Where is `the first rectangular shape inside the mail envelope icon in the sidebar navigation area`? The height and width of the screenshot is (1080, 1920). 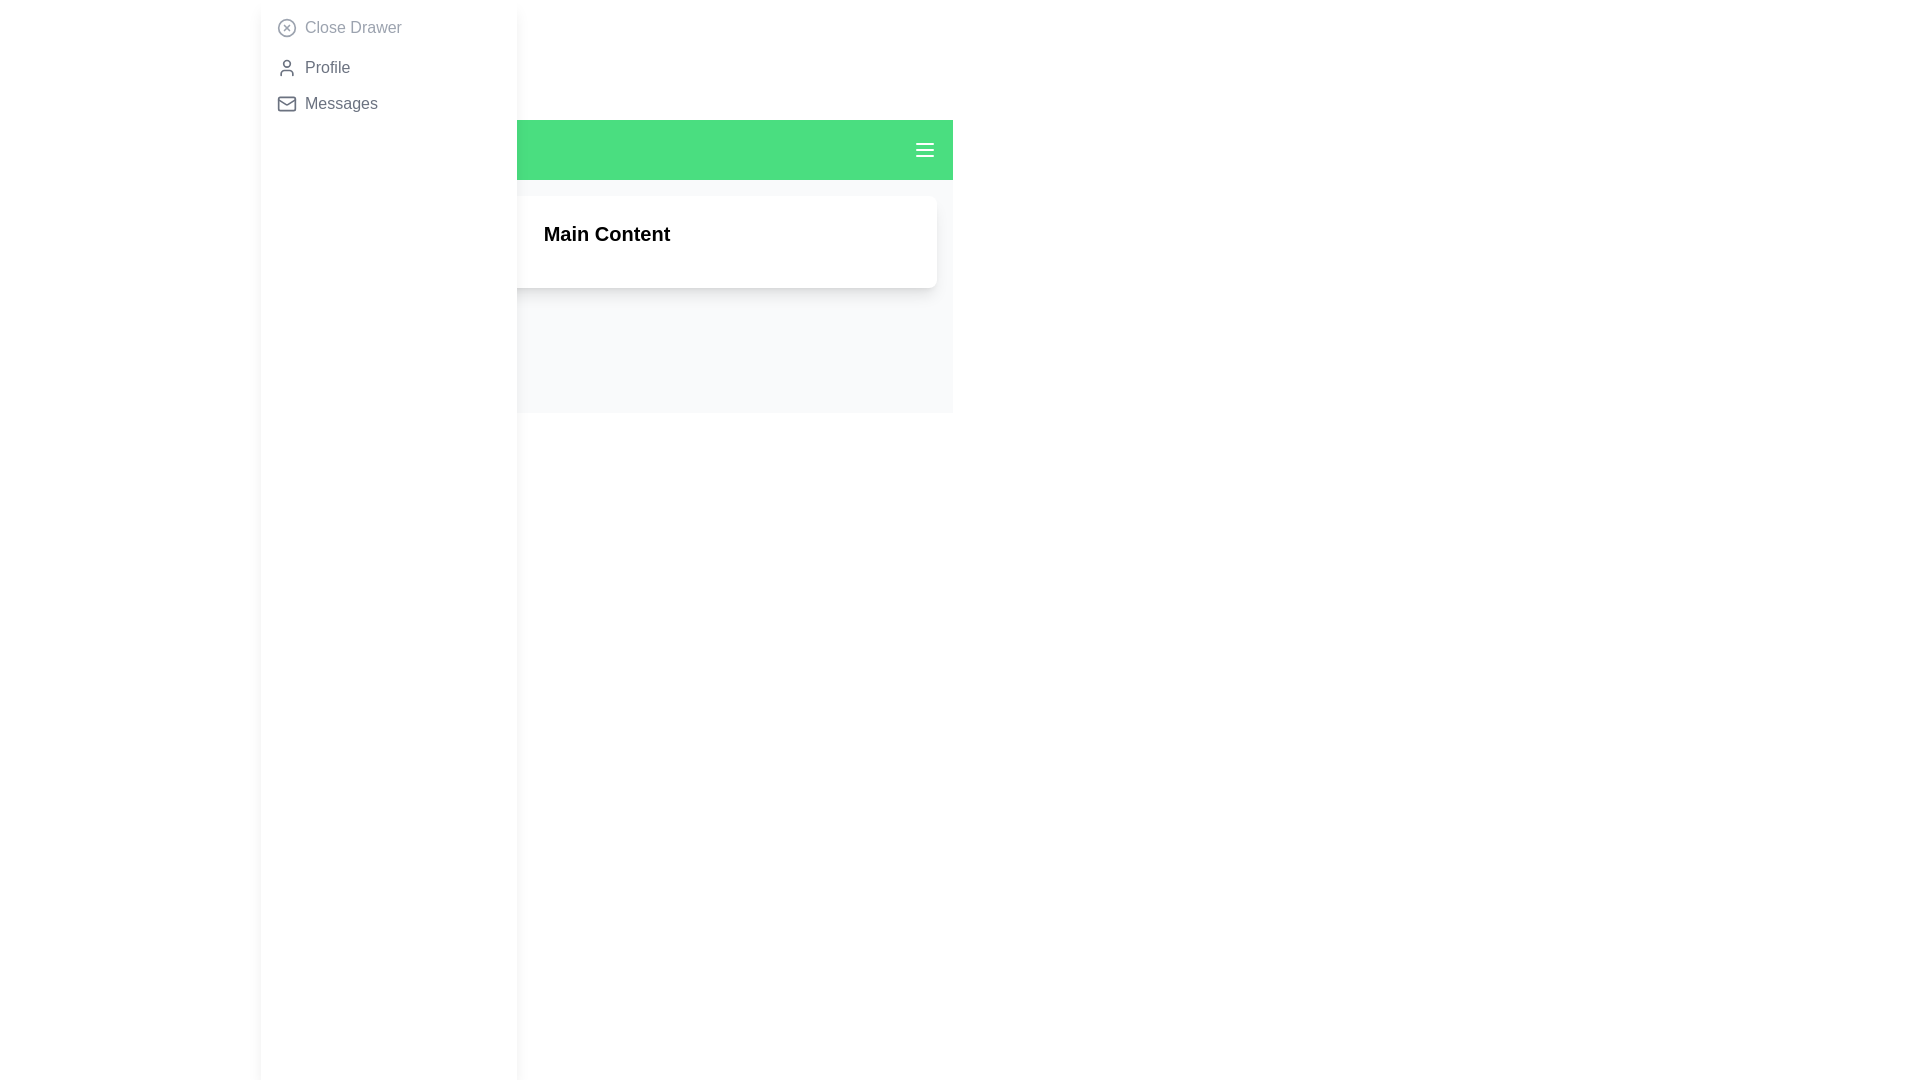
the first rectangular shape inside the mail envelope icon in the sidebar navigation area is located at coordinates (286, 104).